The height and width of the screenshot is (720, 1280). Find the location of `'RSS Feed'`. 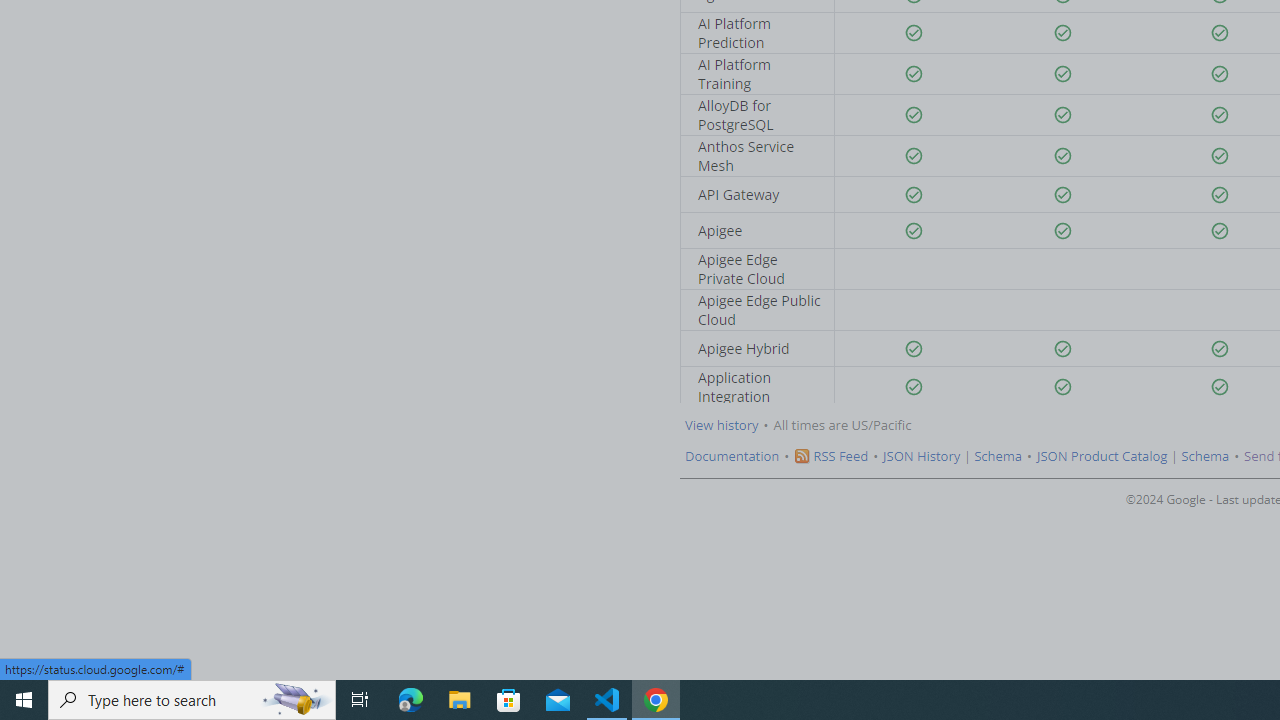

'RSS Feed' is located at coordinates (840, 456).